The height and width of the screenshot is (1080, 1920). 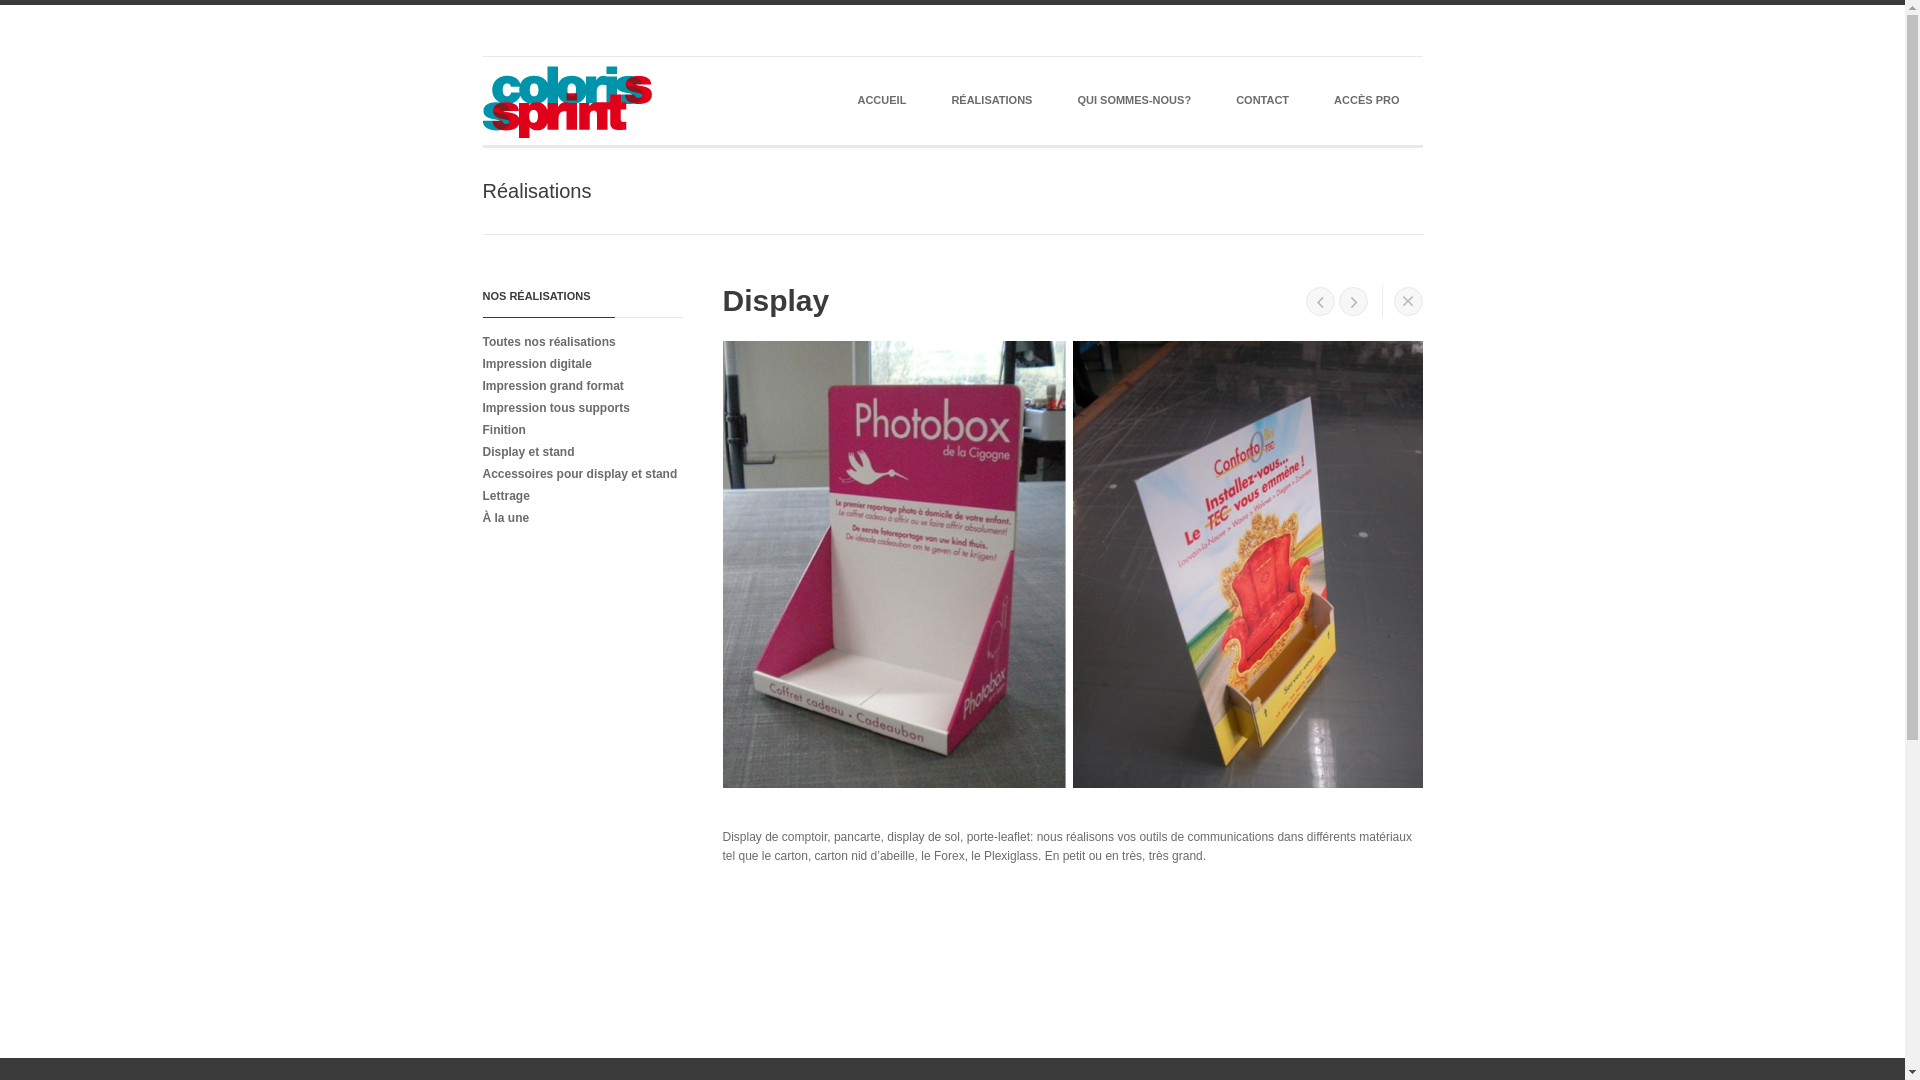 What do you see at coordinates (575, 427) in the screenshot?
I see `'Finition'` at bounding box center [575, 427].